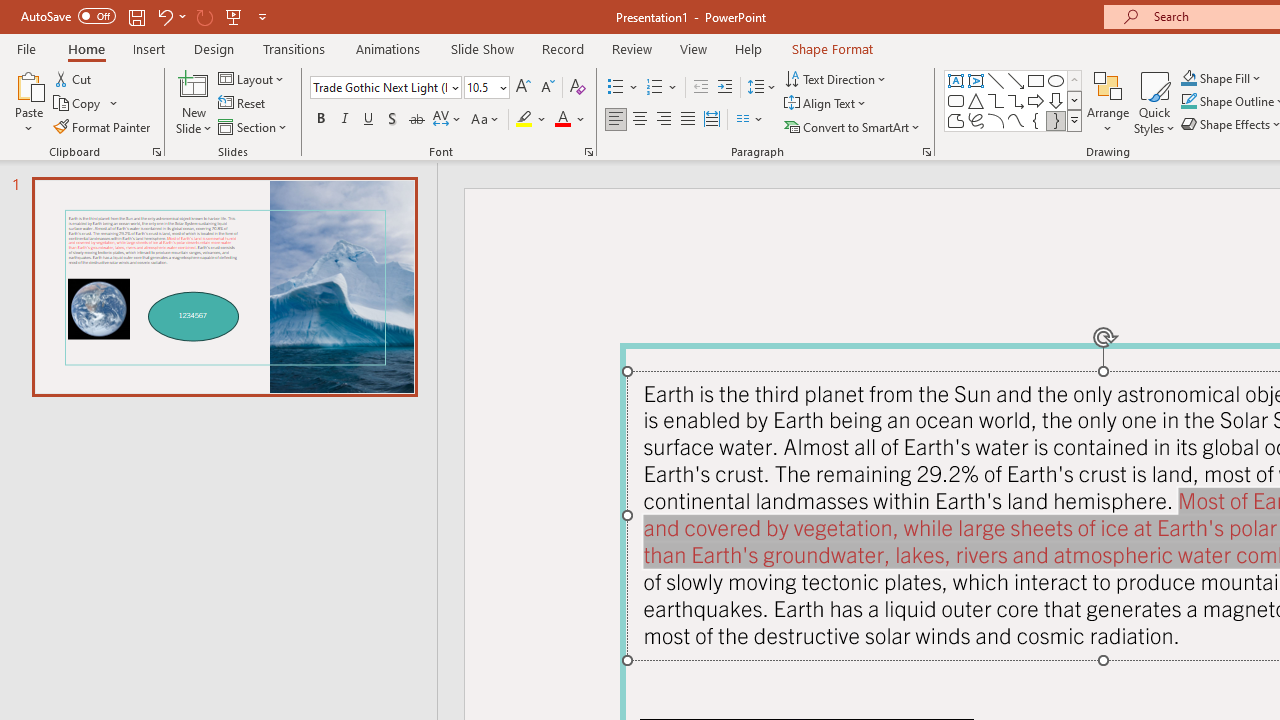 The width and height of the screenshot is (1280, 720). Describe the element at coordinates (955, 120) in the screenshot. I see `'Freeform: Shape'` at that location.